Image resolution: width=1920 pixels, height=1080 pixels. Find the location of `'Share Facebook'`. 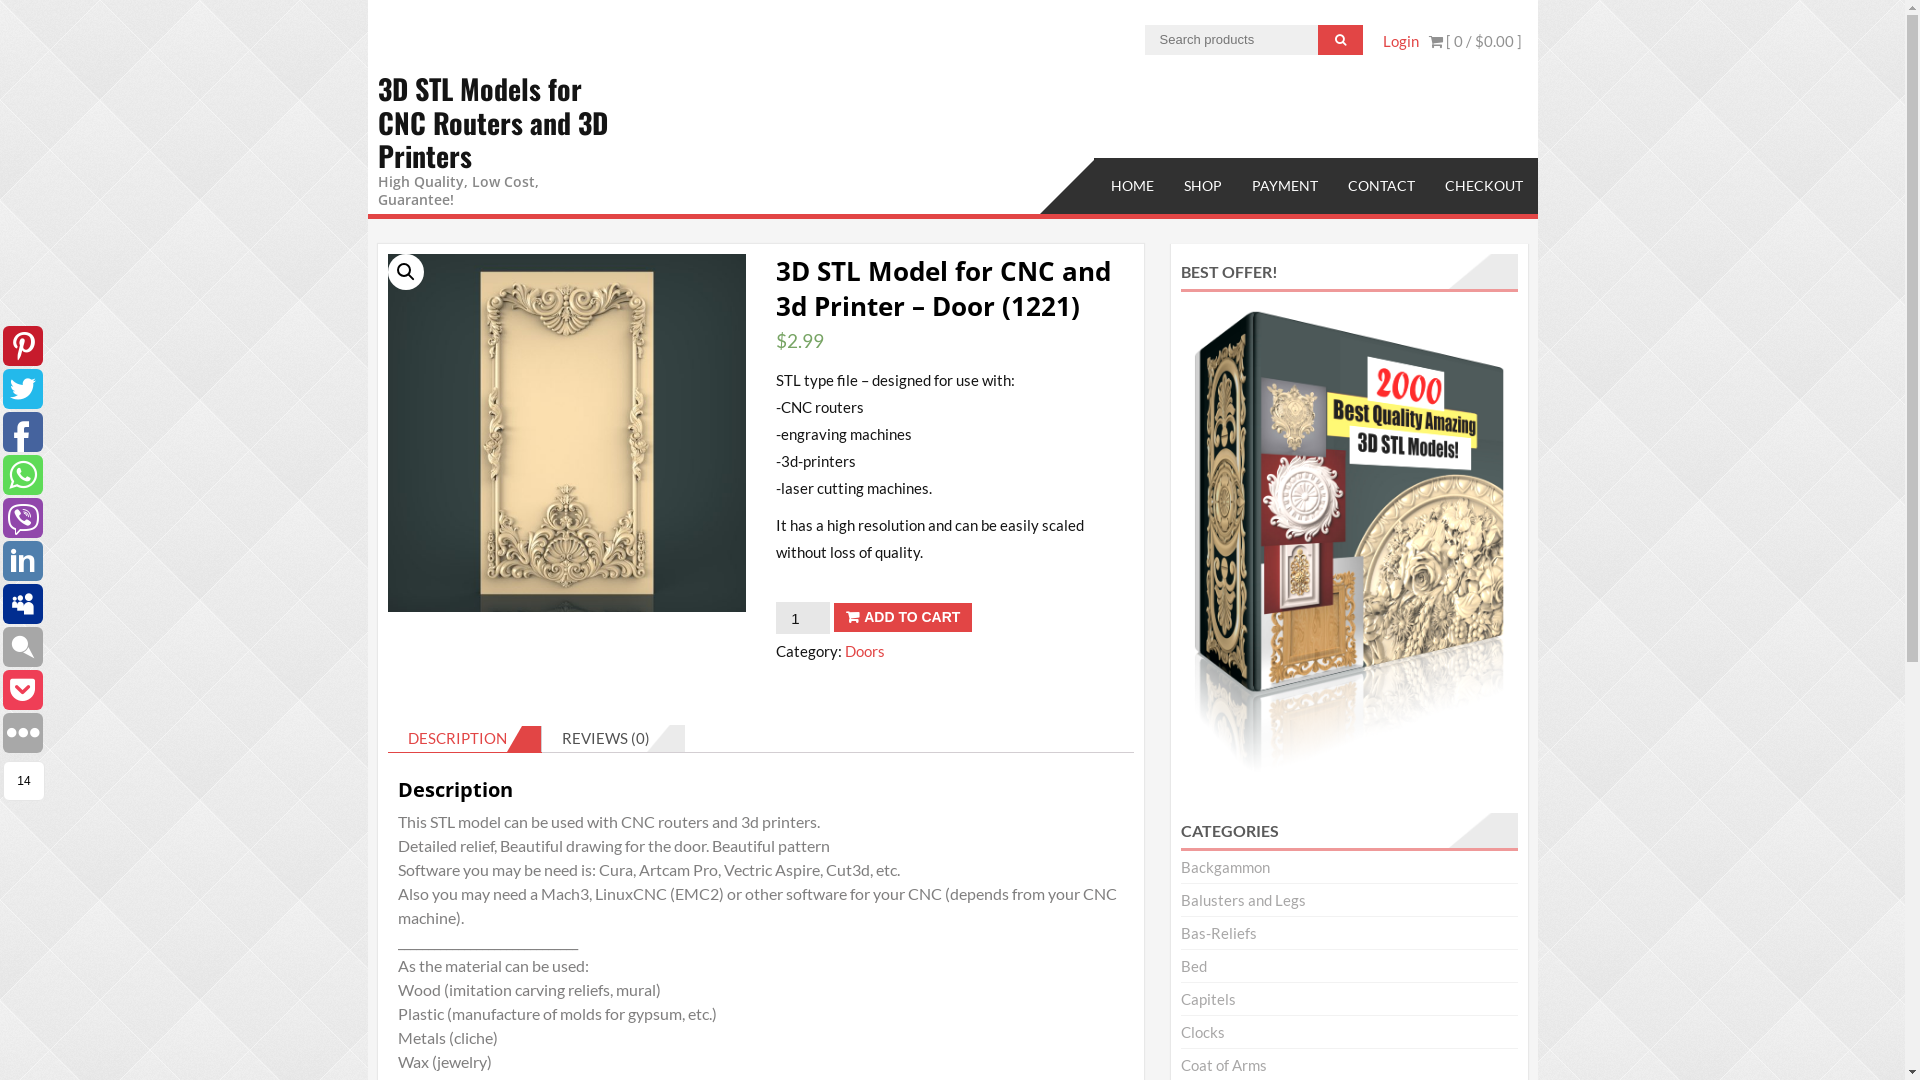

'Share Facebook' is located at coordinates (23, 431).